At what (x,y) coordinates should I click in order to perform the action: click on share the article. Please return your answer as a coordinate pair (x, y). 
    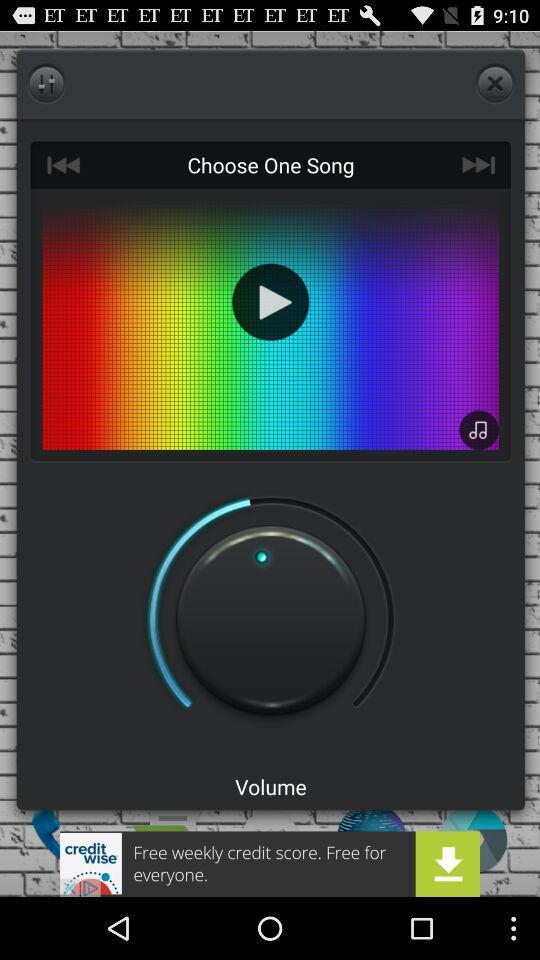
    Looking at the image, I should click on (270, 863).